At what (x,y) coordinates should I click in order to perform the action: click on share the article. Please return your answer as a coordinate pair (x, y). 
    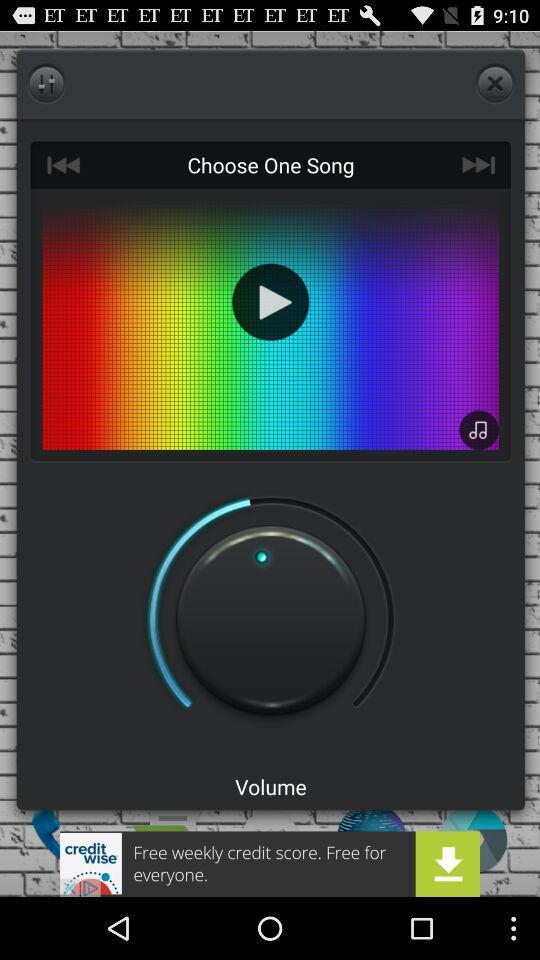
    Looking at the image, I should click on (270, 863).